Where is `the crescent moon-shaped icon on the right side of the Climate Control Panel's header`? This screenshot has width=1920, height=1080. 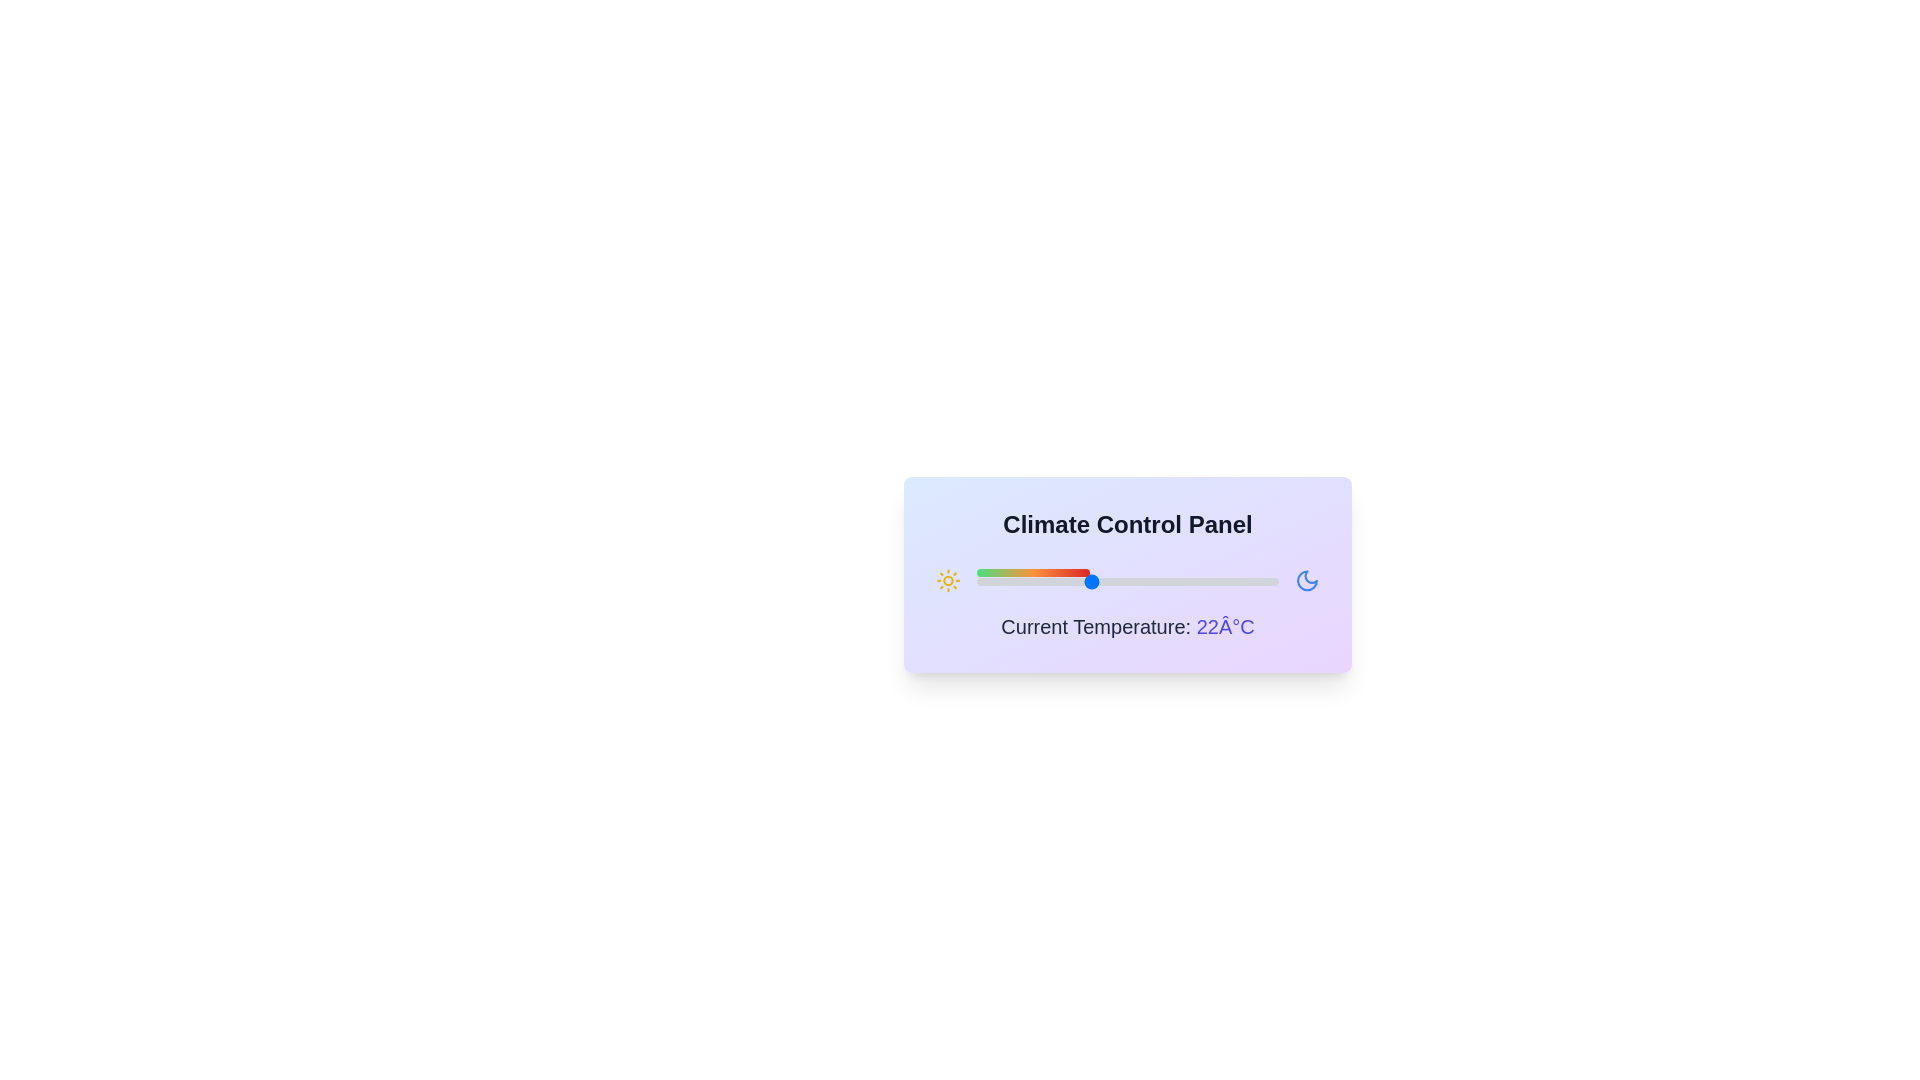
the crescent moon-shaped icon on the right side of the Climate Control Panel's header is located at coordinates (1306, 581).